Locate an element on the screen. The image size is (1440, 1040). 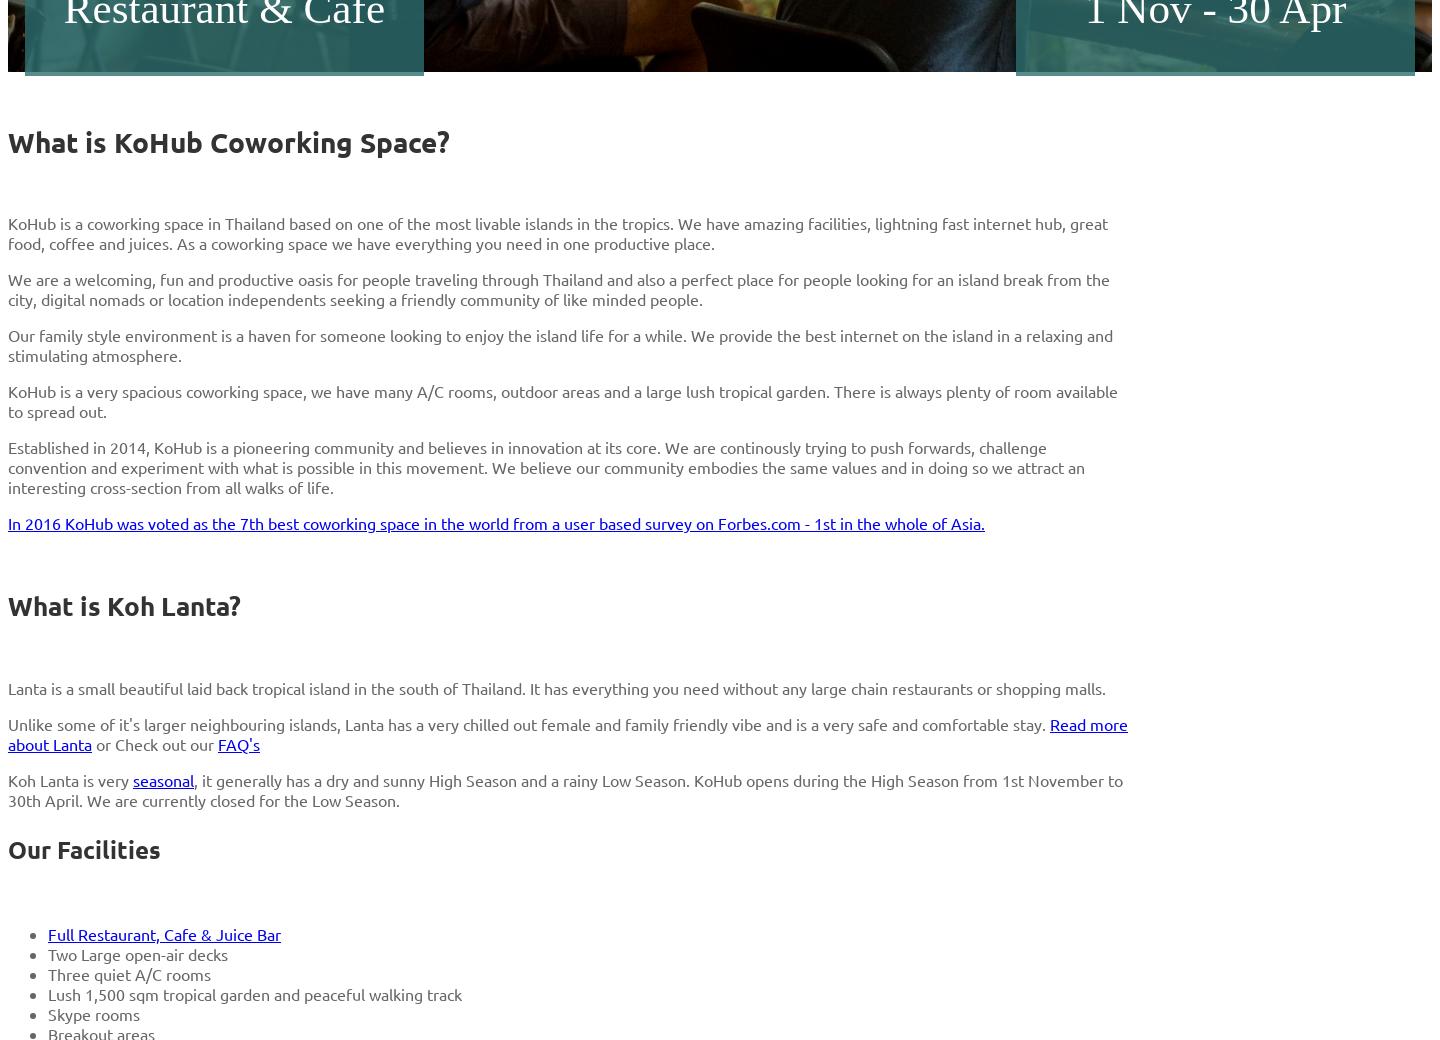
'FAQ's' is located at coordinates (239, 744).